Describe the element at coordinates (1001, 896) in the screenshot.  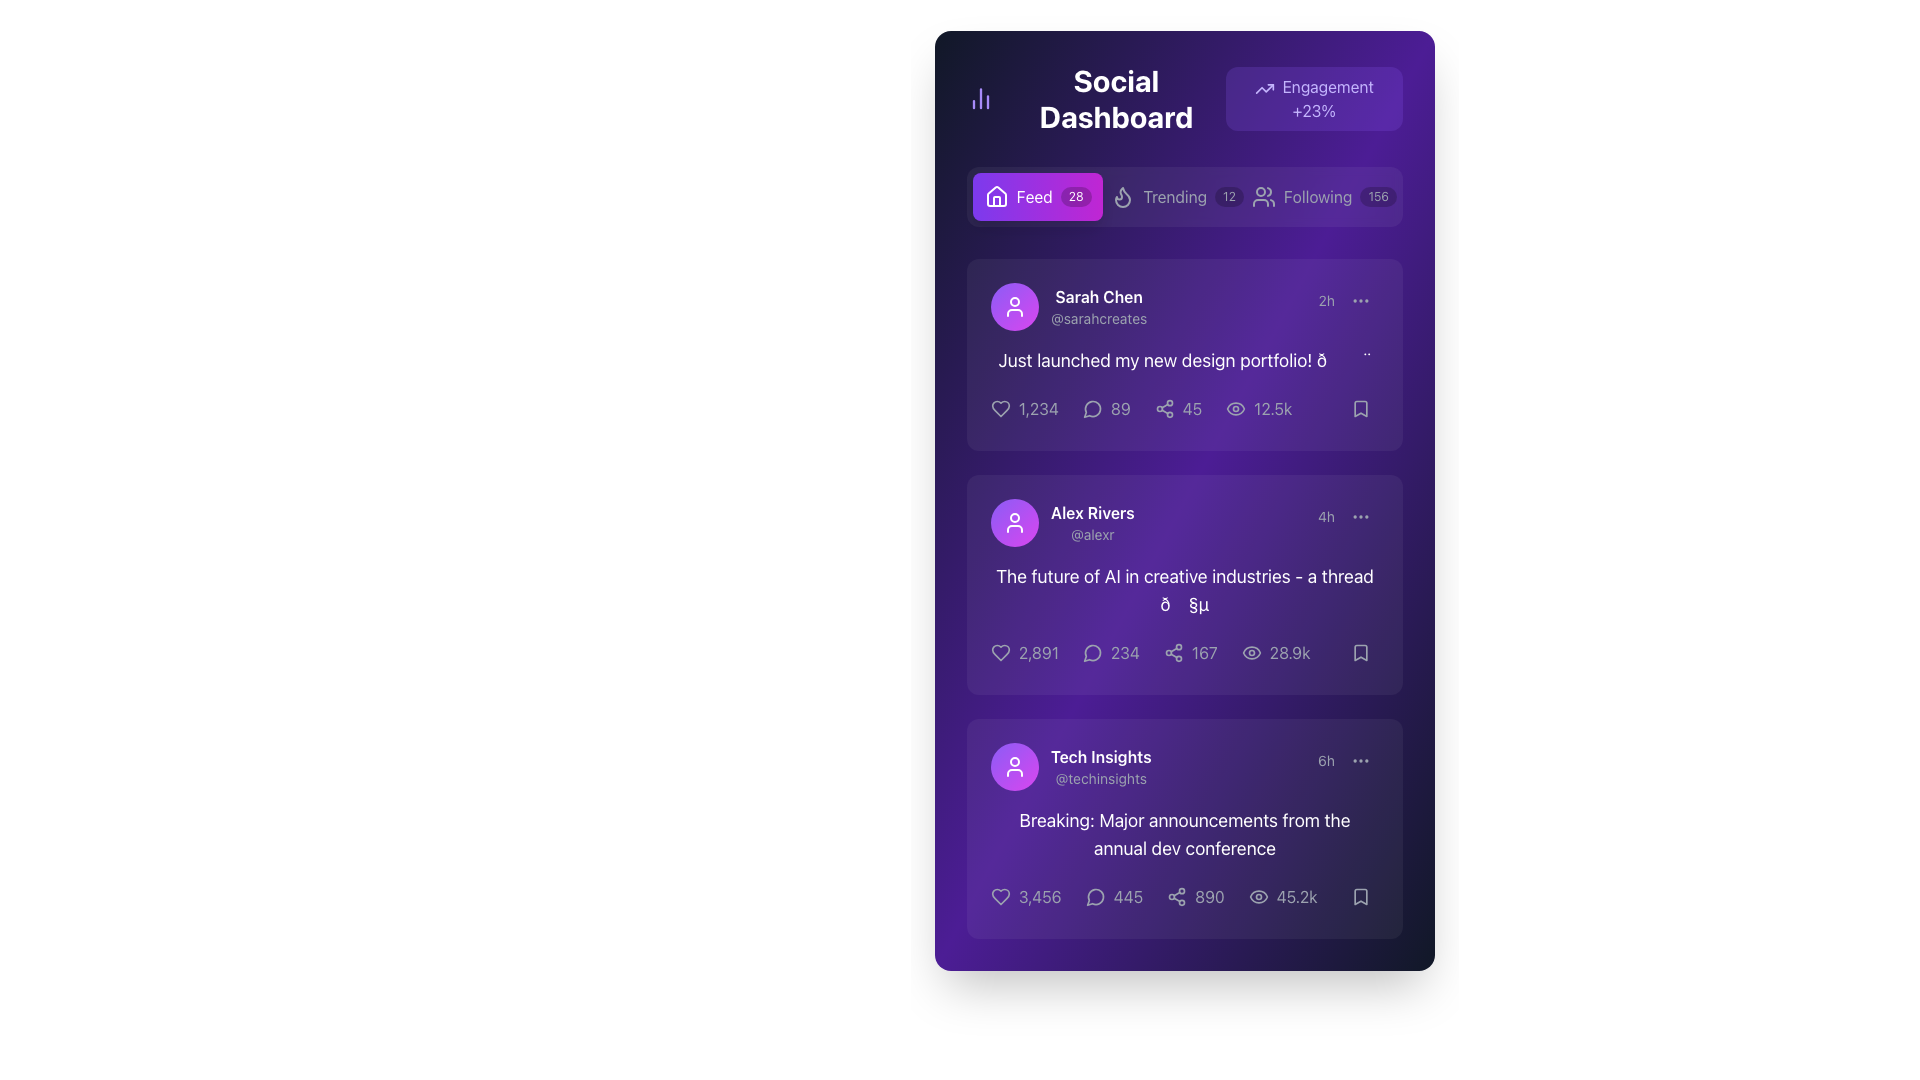
I see `the heart-shaped icon button to like the post in the 'Tech Insights' entry, which is the first icon in the row of interactive icons` at that location.